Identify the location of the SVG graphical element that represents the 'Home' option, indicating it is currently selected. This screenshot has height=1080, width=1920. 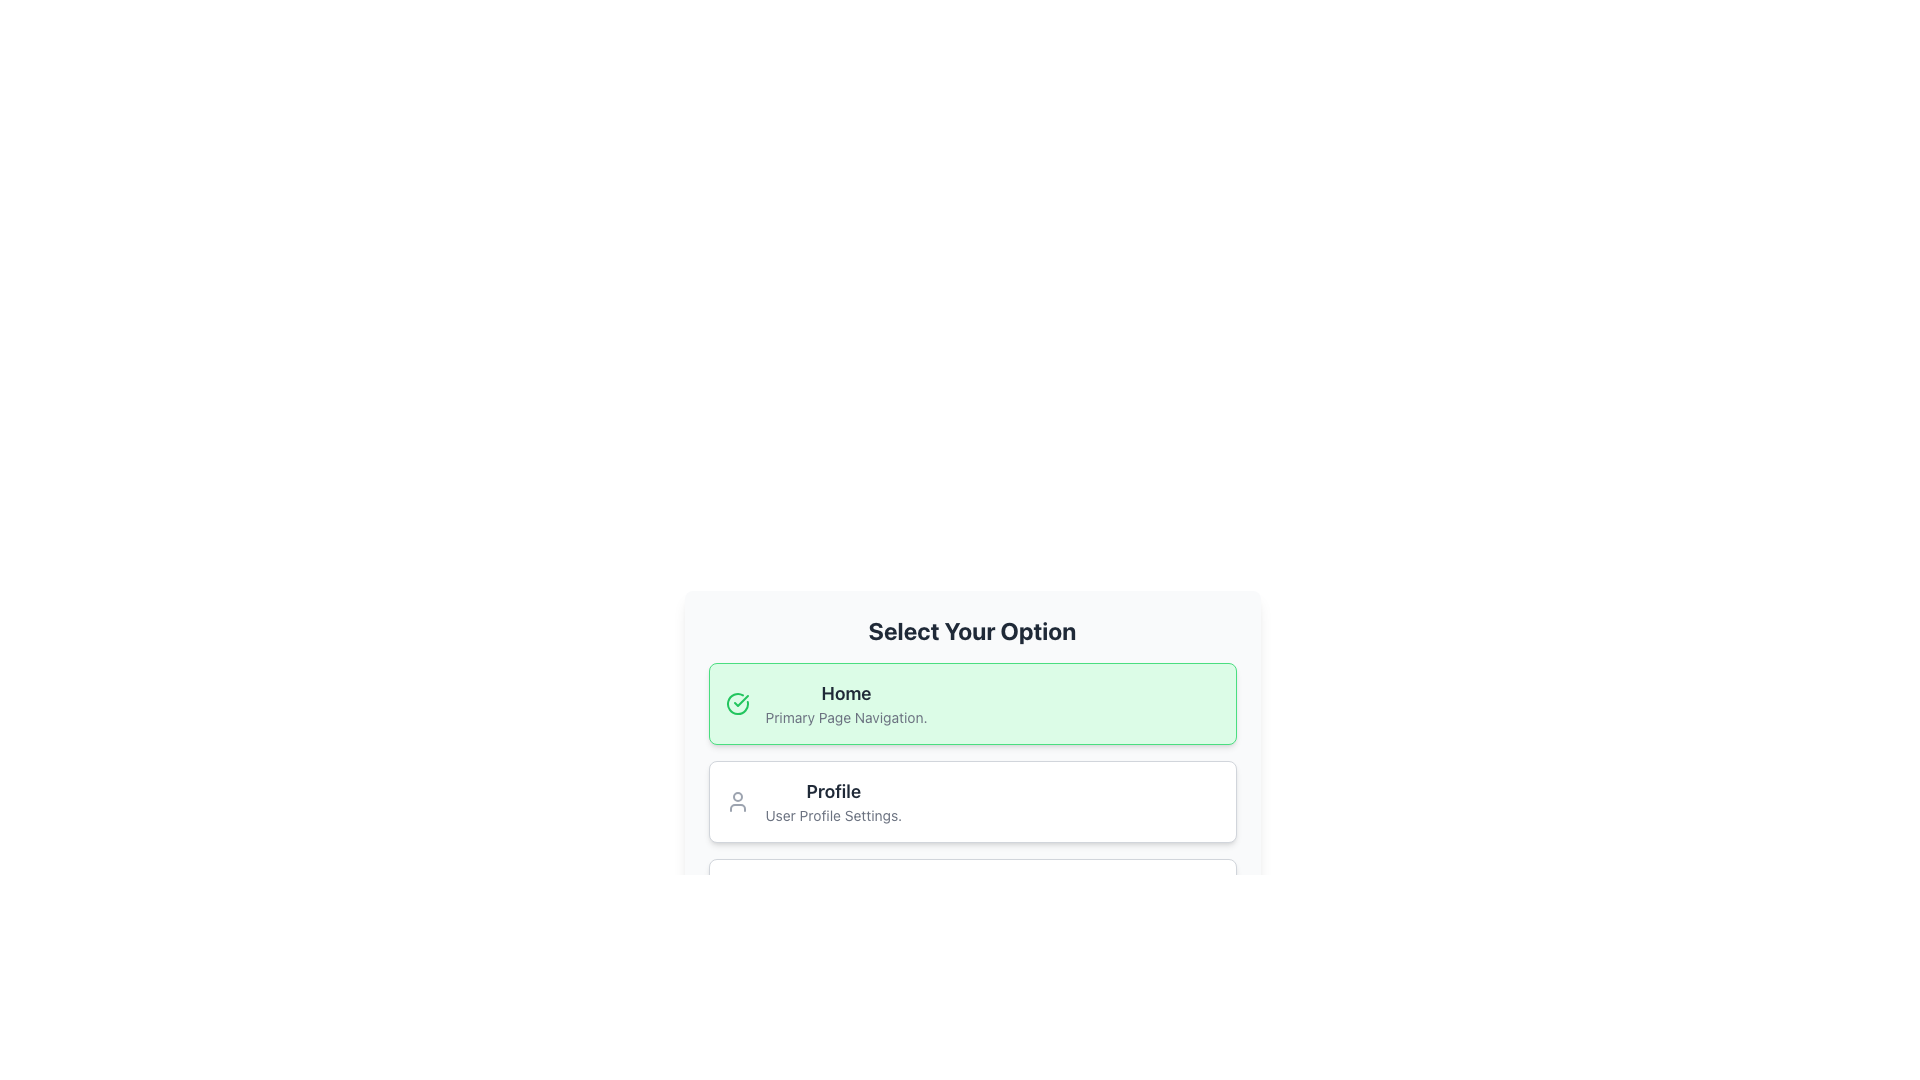
(736, 703).